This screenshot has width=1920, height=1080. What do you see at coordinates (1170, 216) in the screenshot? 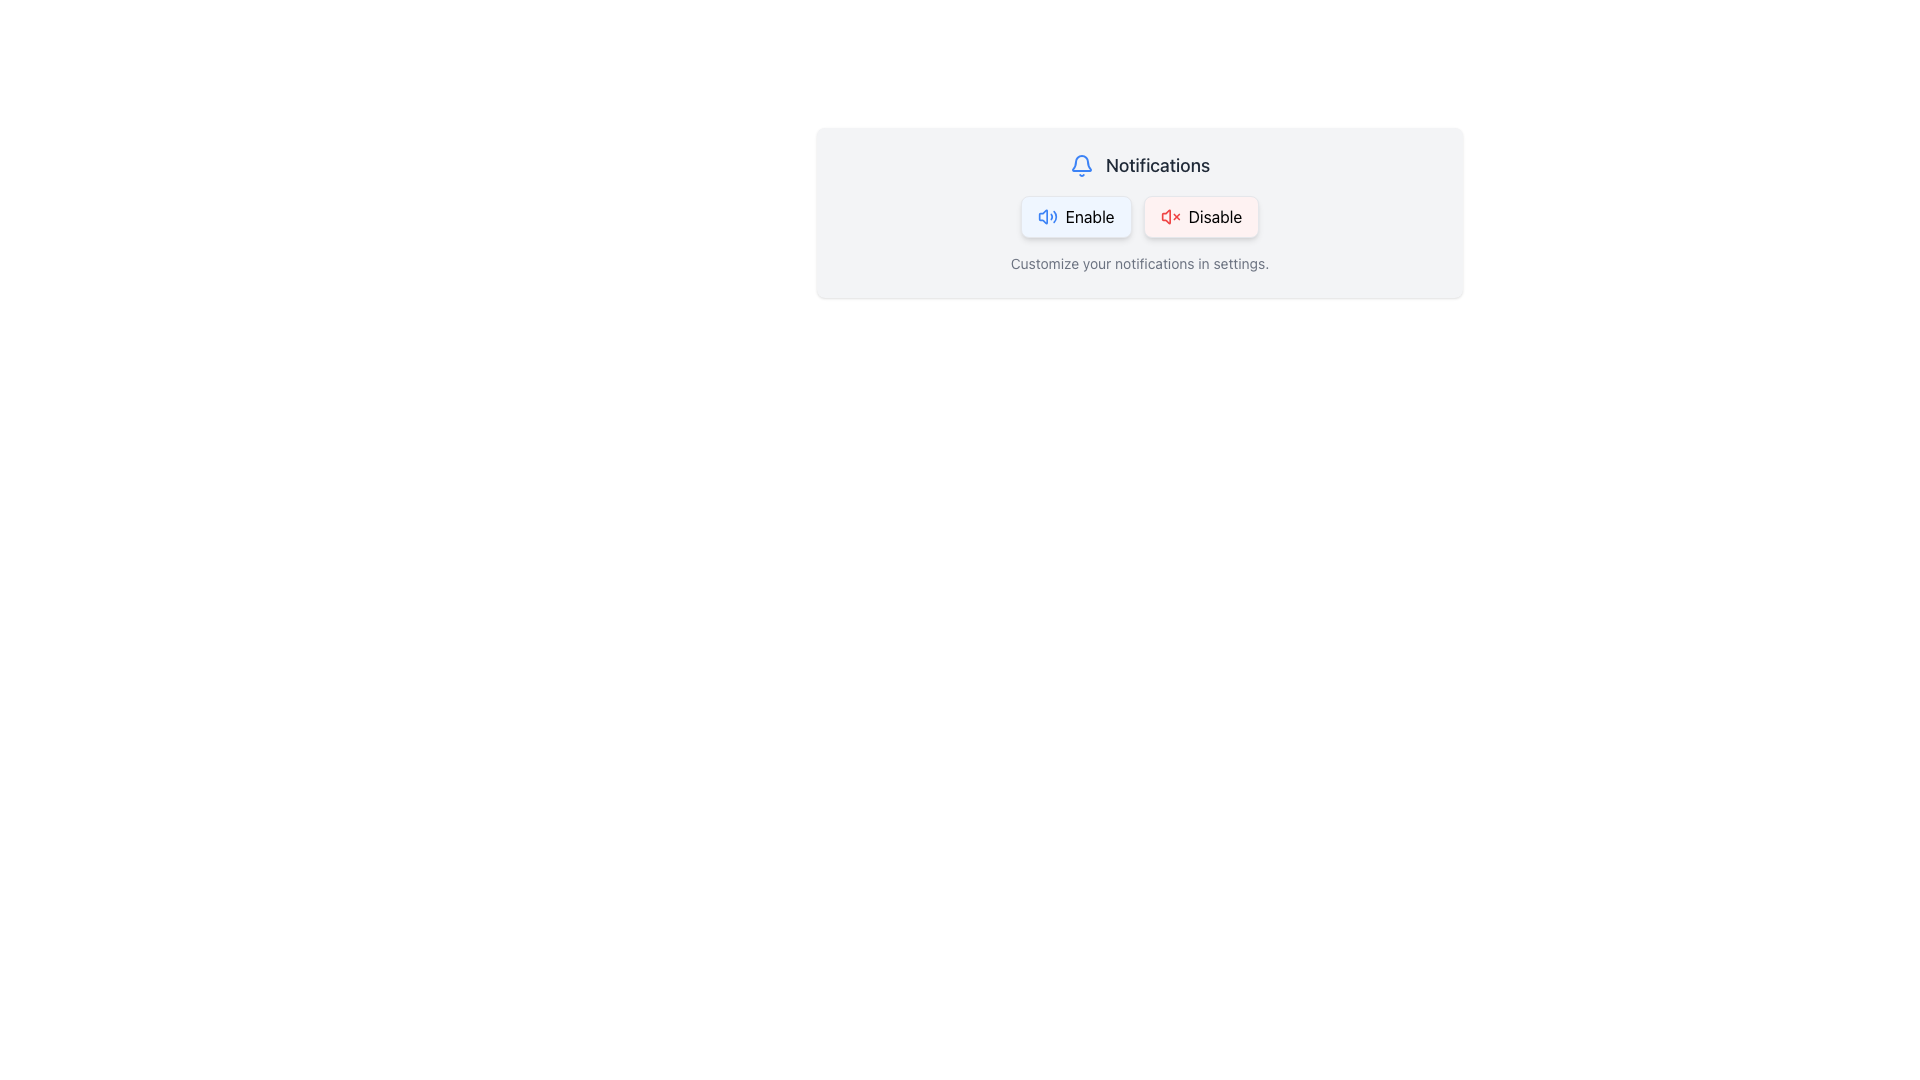
I see `the 'Disable' icon located inside the red button` at bounding box center [1170, 216].